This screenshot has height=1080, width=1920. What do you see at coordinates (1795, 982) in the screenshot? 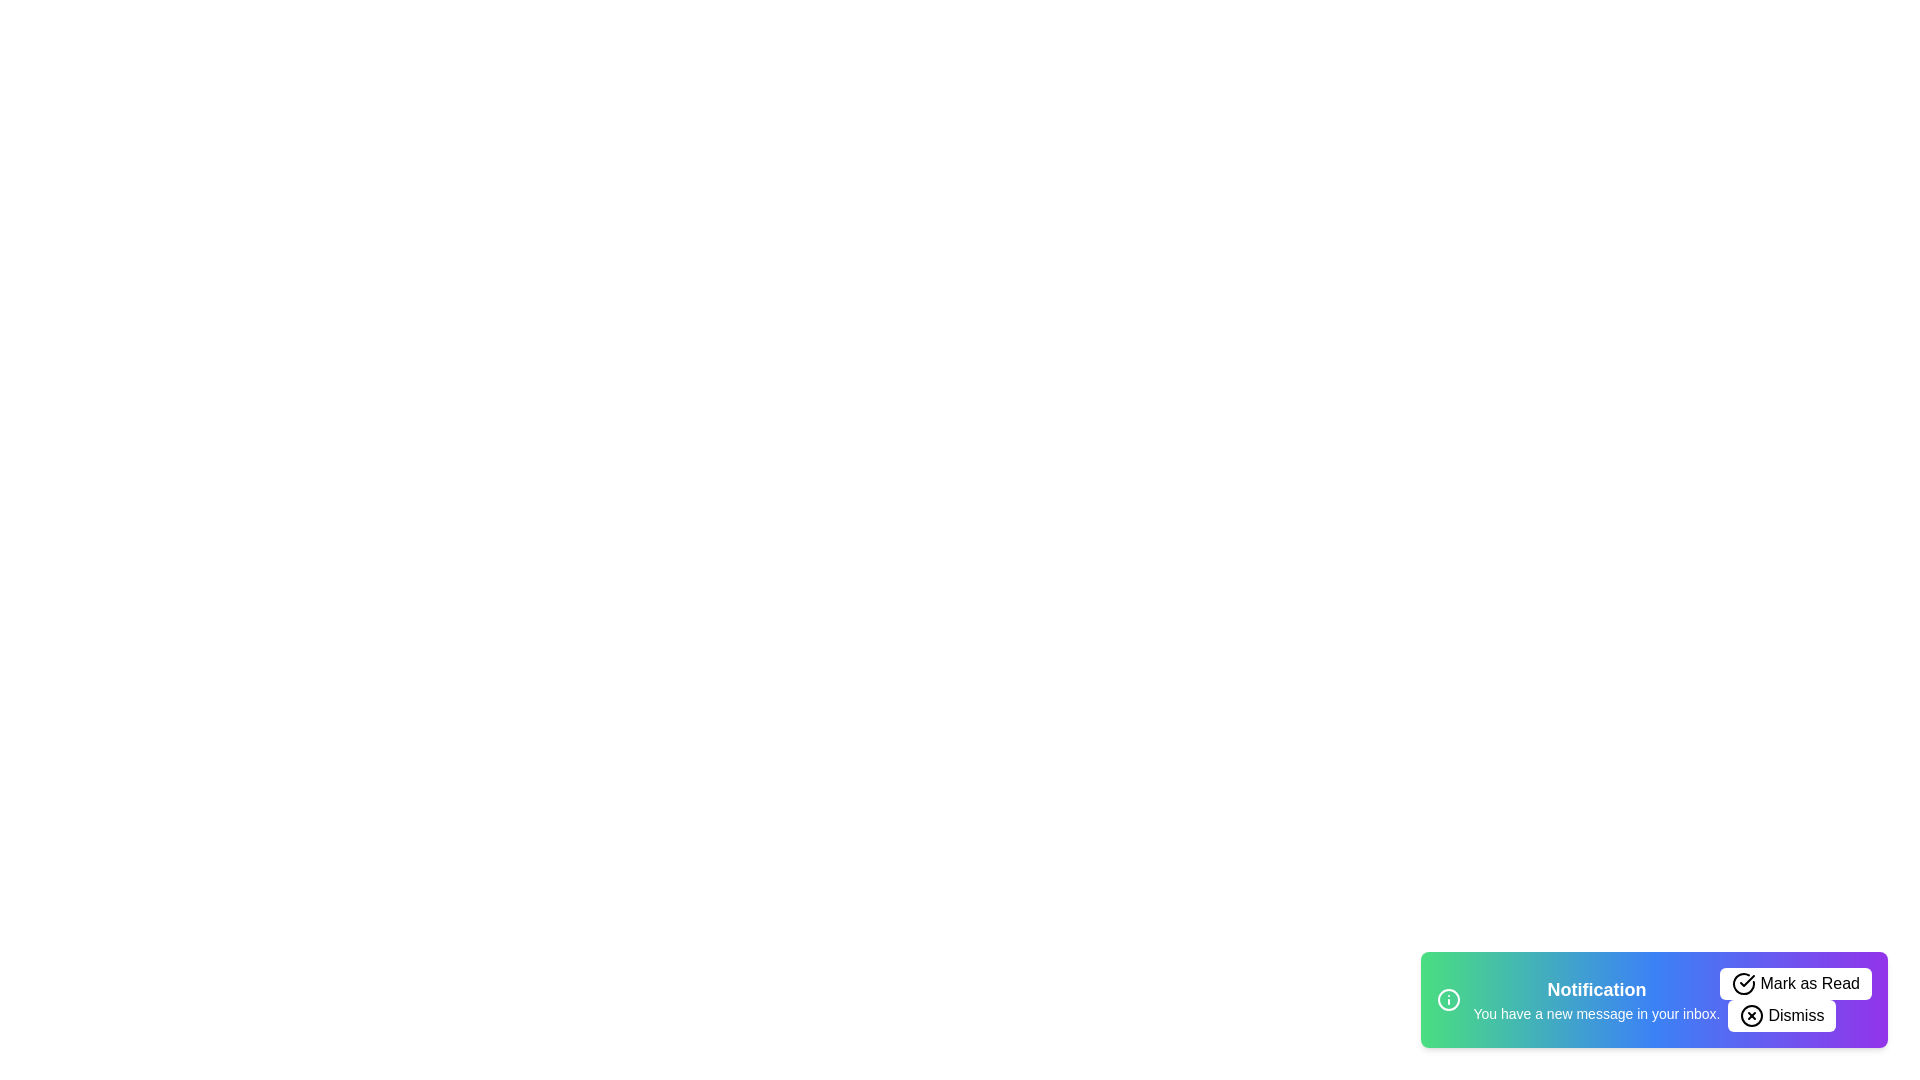
I see `the 'Mark as Read' button to mark the notification as read` at bounding box center [1795, 982].